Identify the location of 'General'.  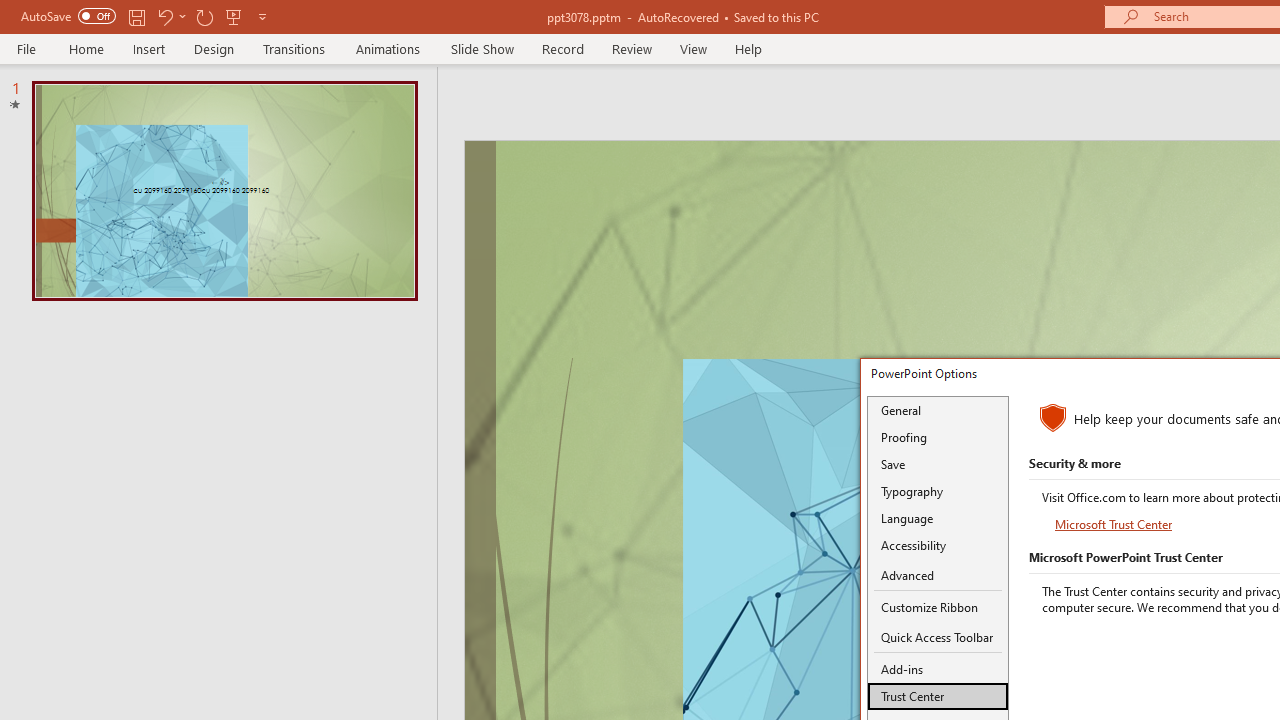
(937, 409).